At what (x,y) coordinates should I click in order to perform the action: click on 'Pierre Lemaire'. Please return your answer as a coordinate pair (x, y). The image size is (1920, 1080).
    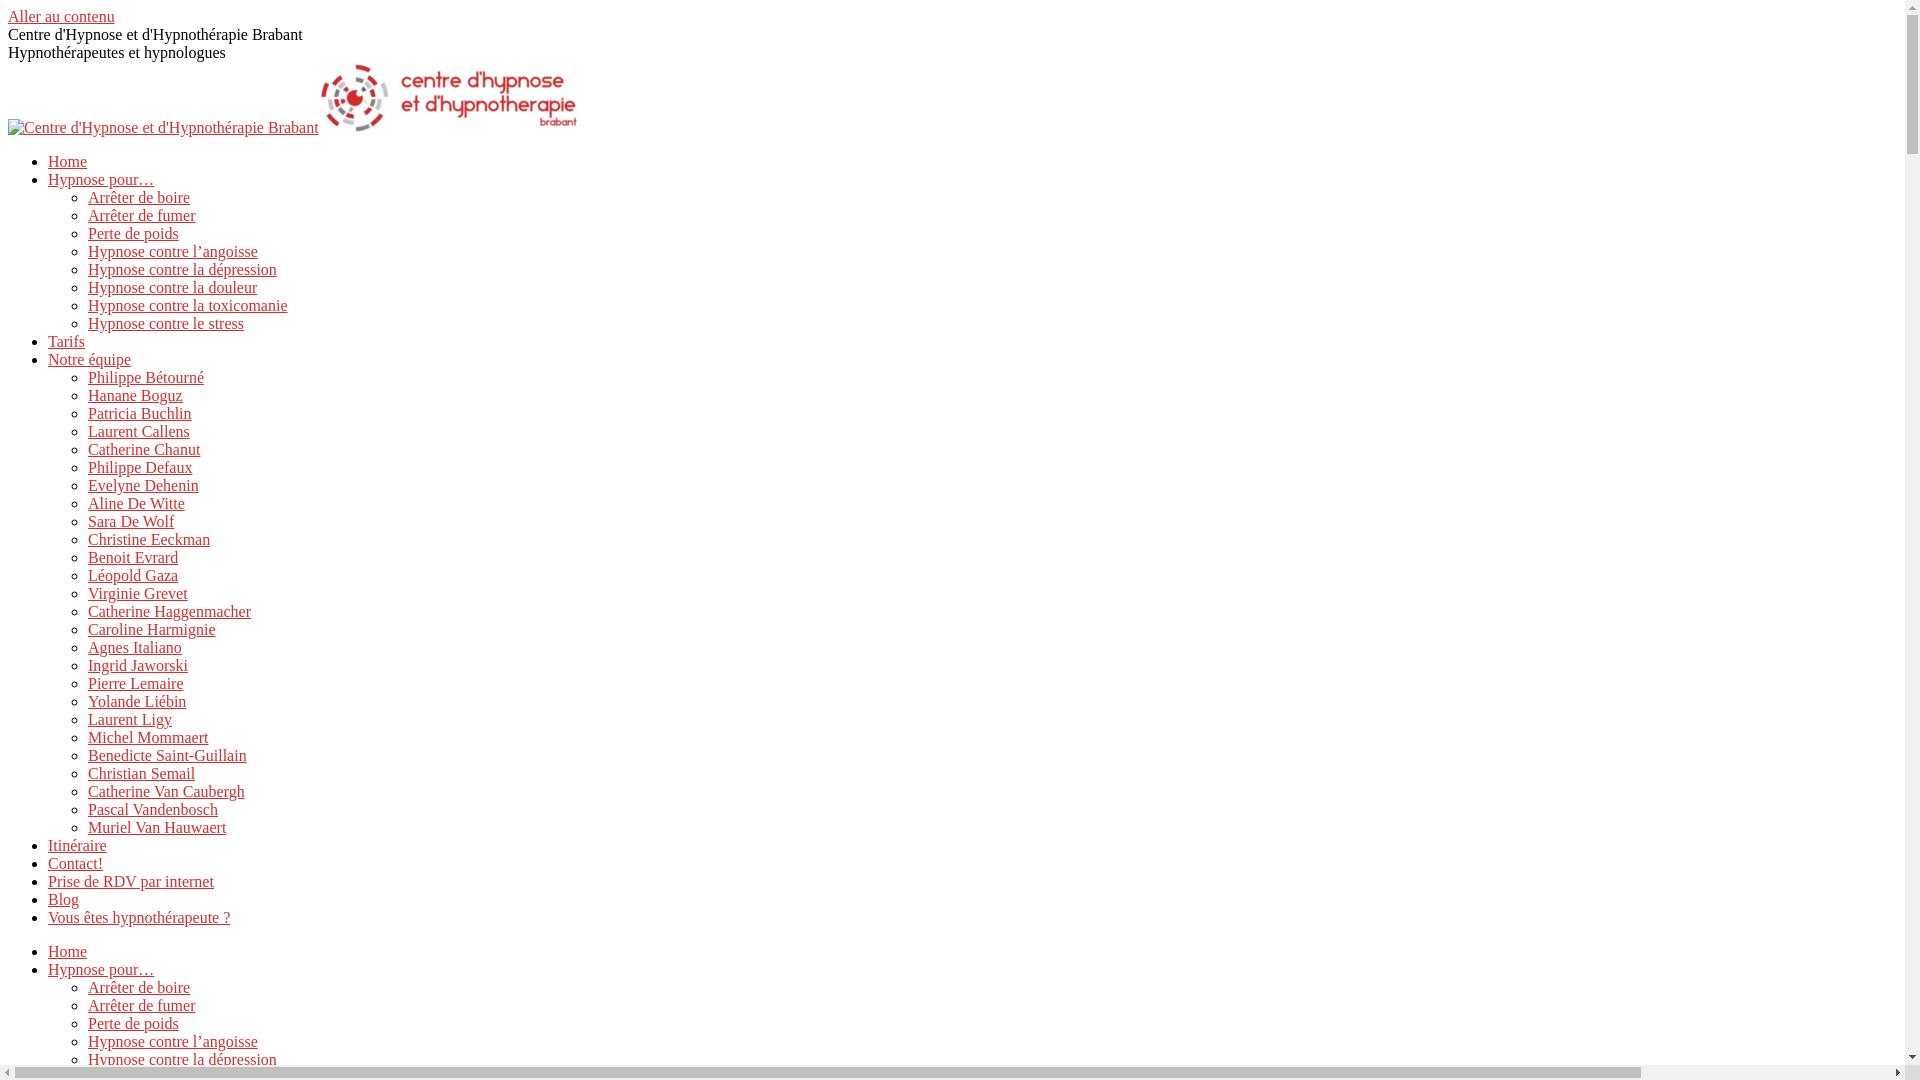
    Looking at the image, I should click on (134, 682).